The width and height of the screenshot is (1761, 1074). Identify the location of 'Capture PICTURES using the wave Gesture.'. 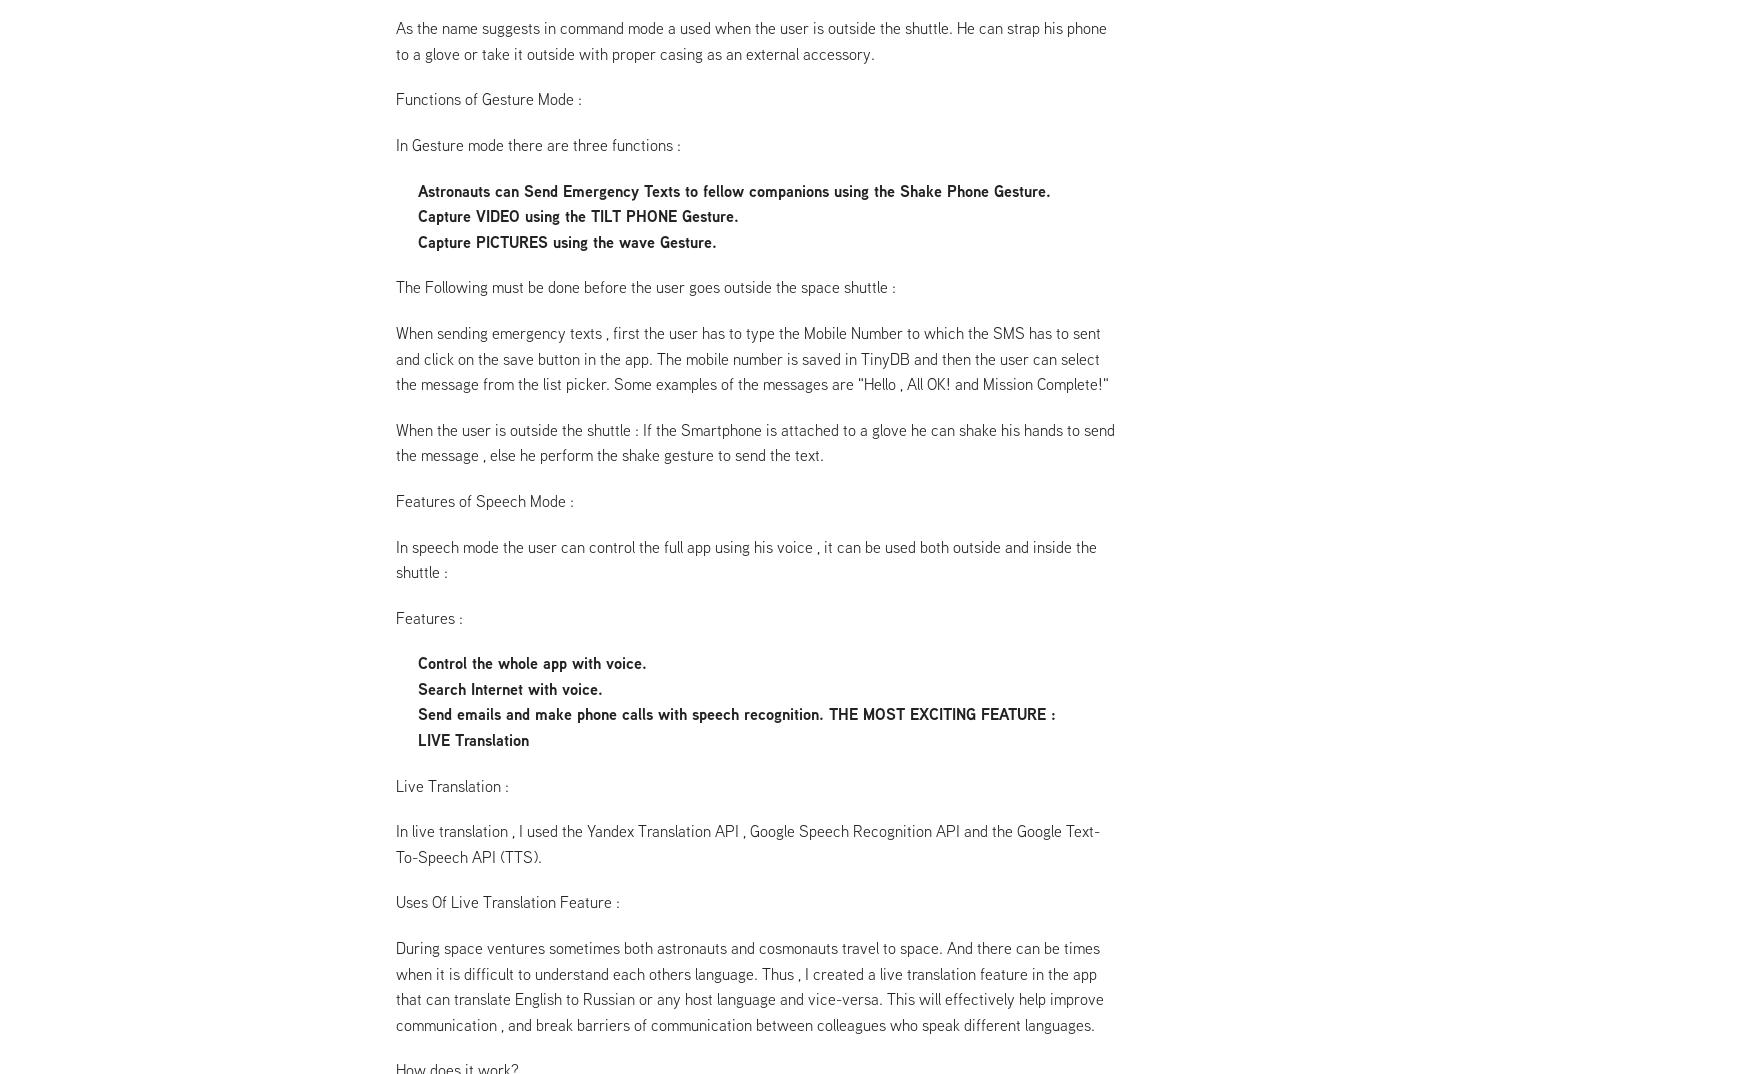
(565, 240).